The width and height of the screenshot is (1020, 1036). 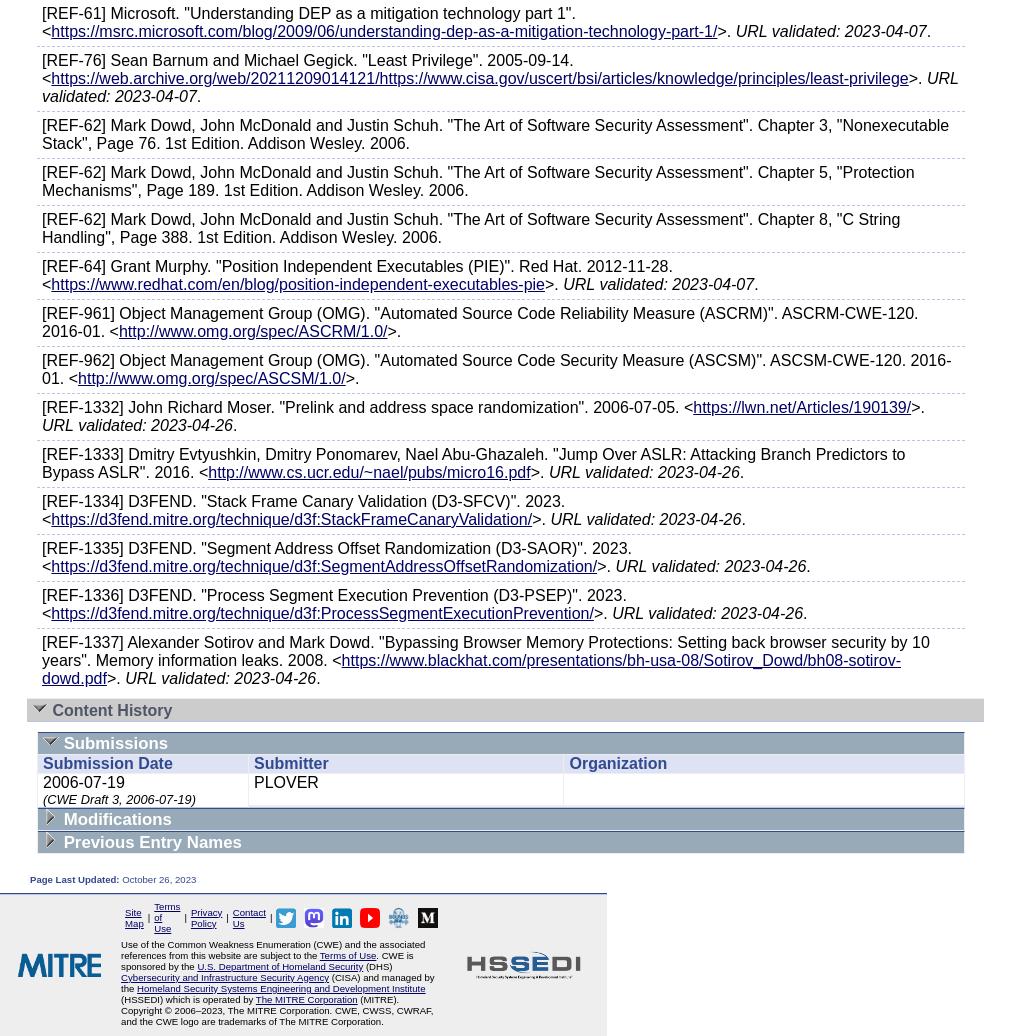 What do you see at coordinates (210, 378) in the screenshot?
I see `'http://www.omg.org/spec/ASCSM/1.0/'` at bounding box center [210, 378].